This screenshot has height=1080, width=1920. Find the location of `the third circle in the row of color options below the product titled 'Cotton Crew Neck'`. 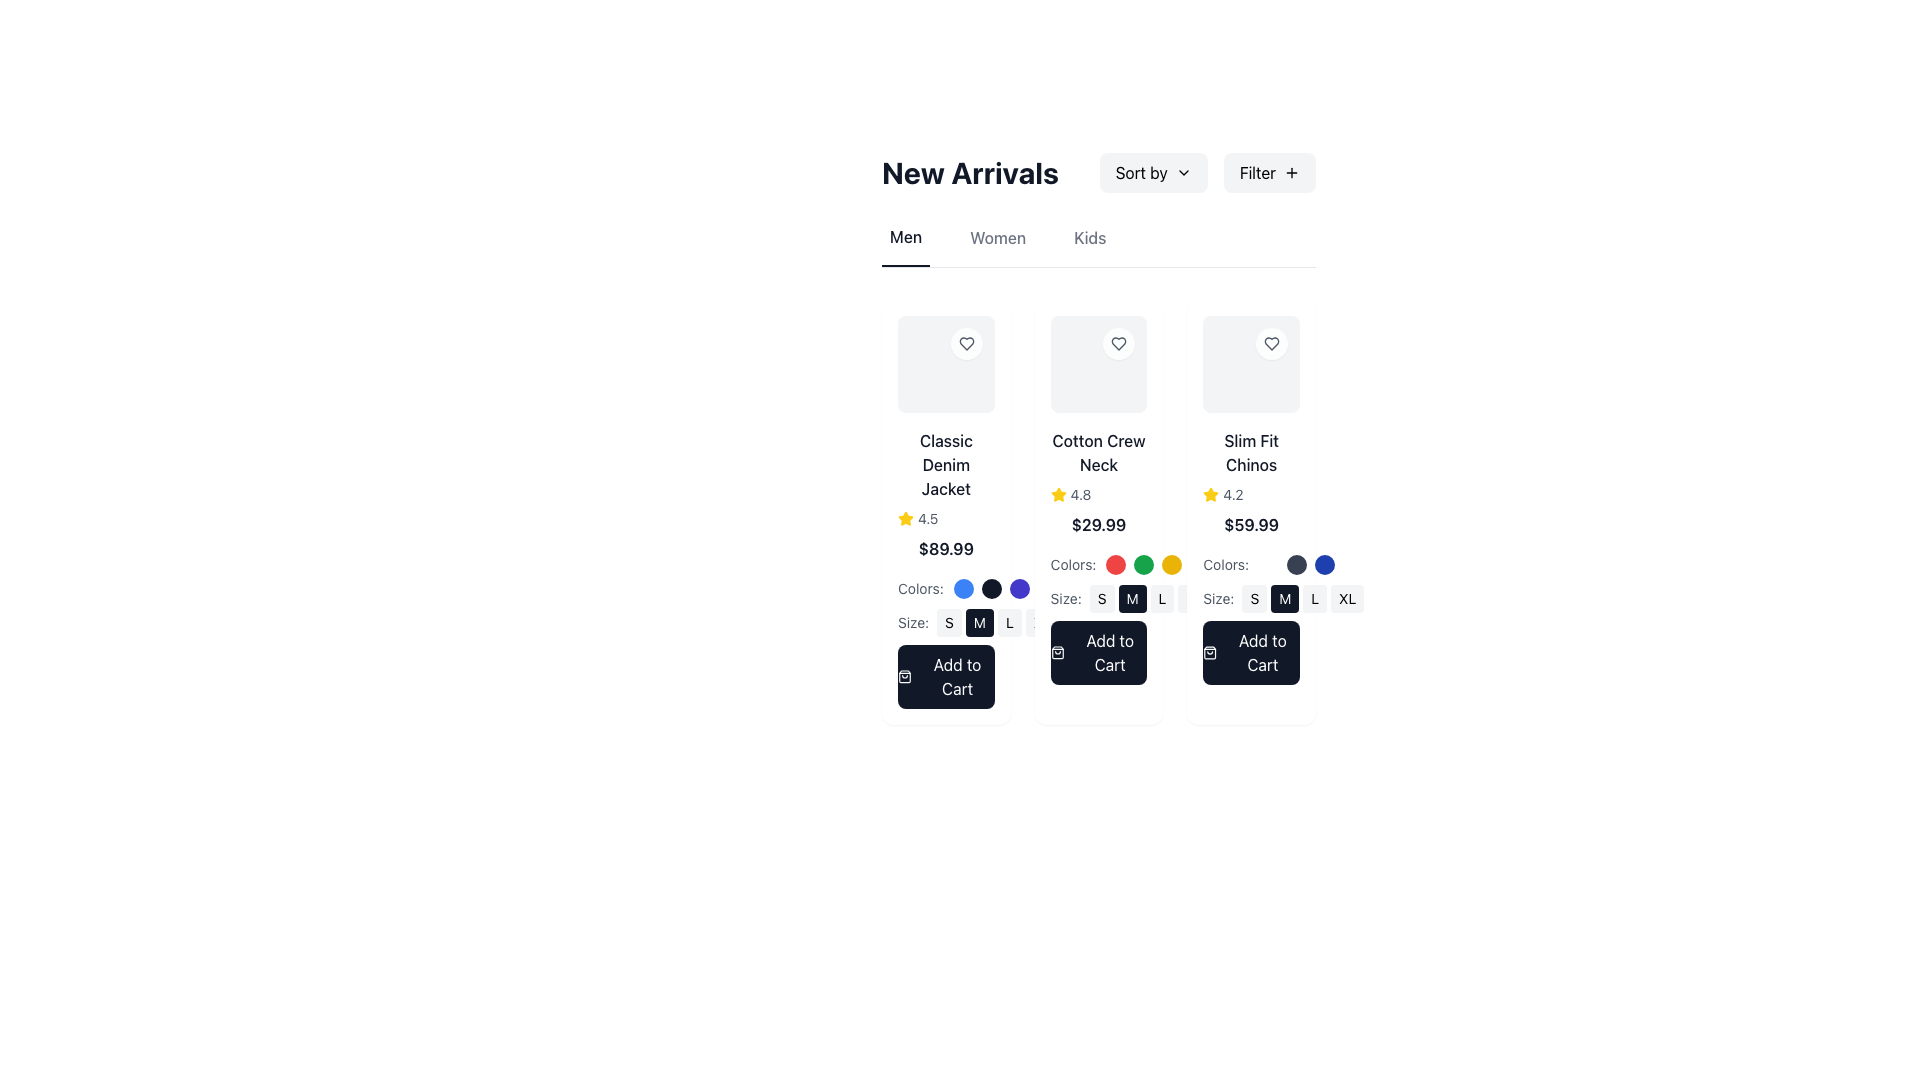

the third circle in the row of color options below the product titled 'Cotton Crew Neck' is located at coordinates (1172, 564).